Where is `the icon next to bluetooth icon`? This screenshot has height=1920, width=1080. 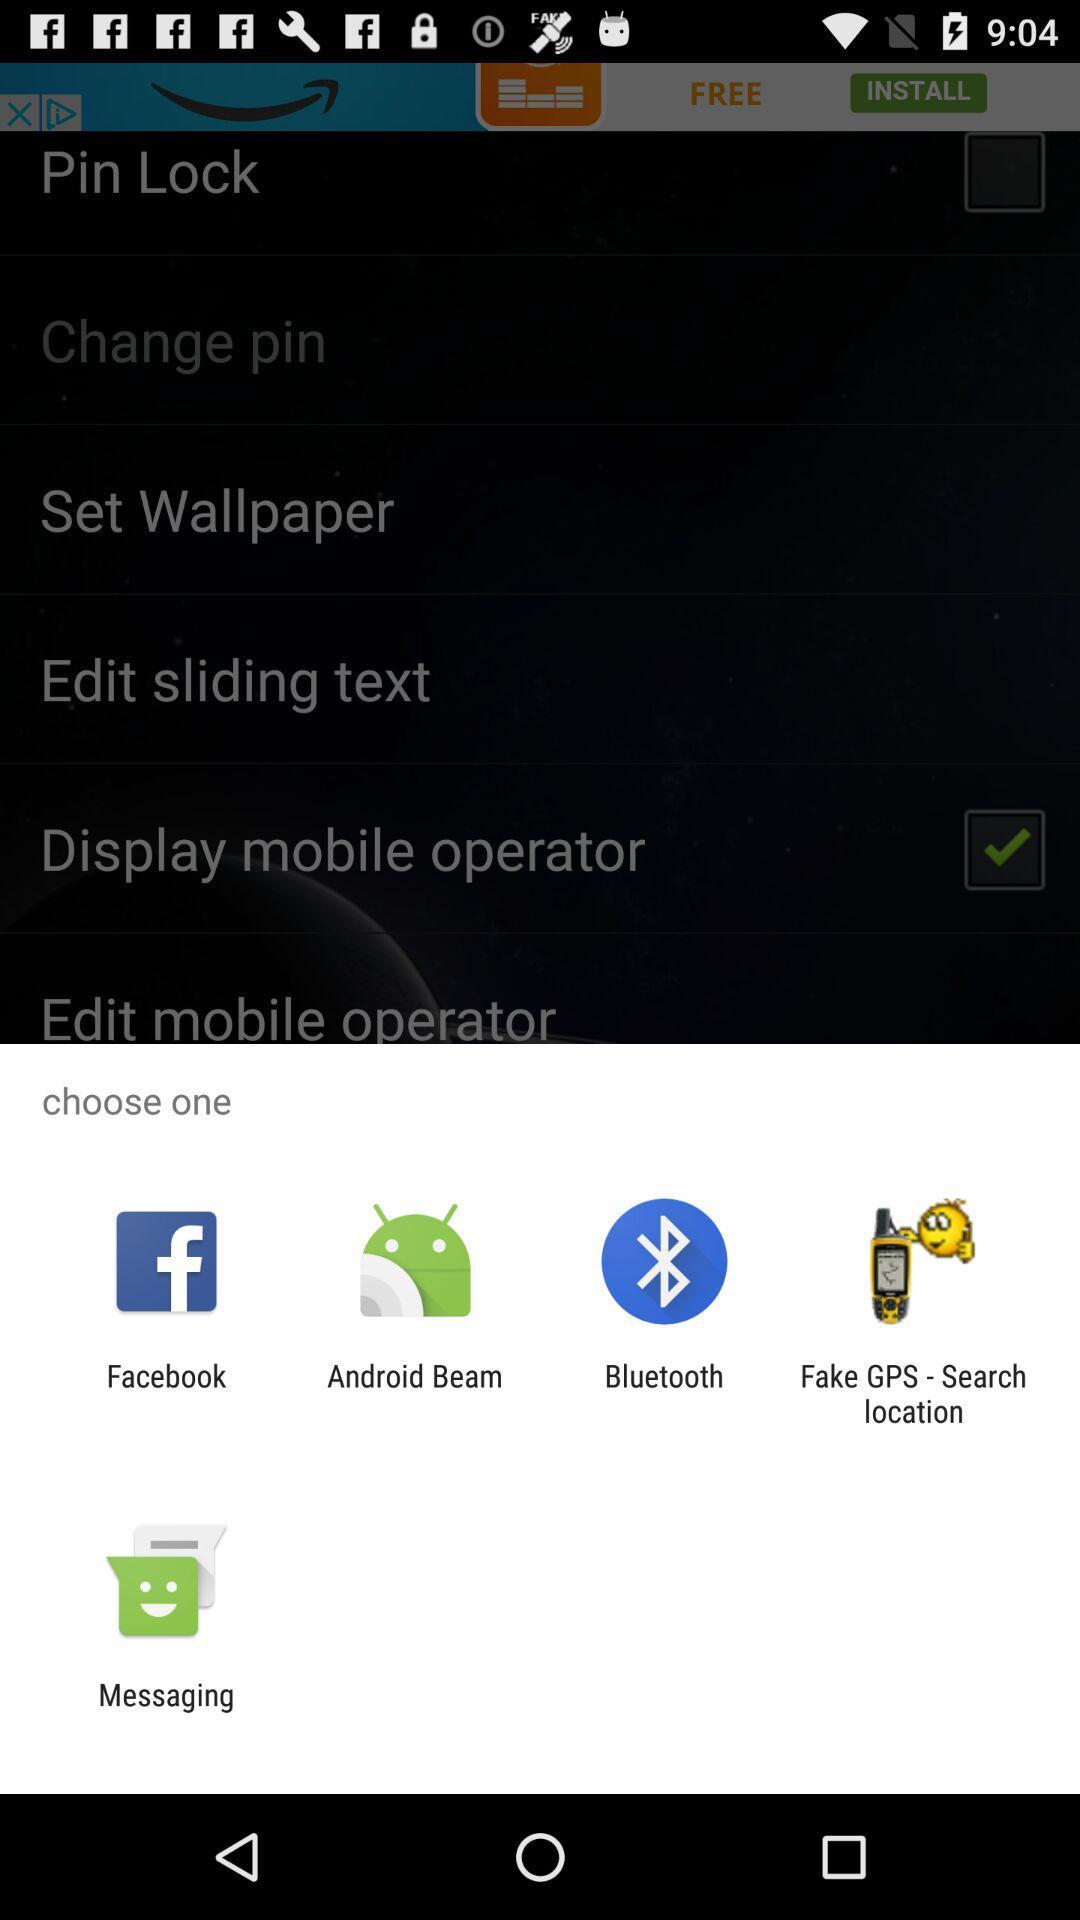
the icon next to bluetooth icon is located at coordinates (913, 1392).